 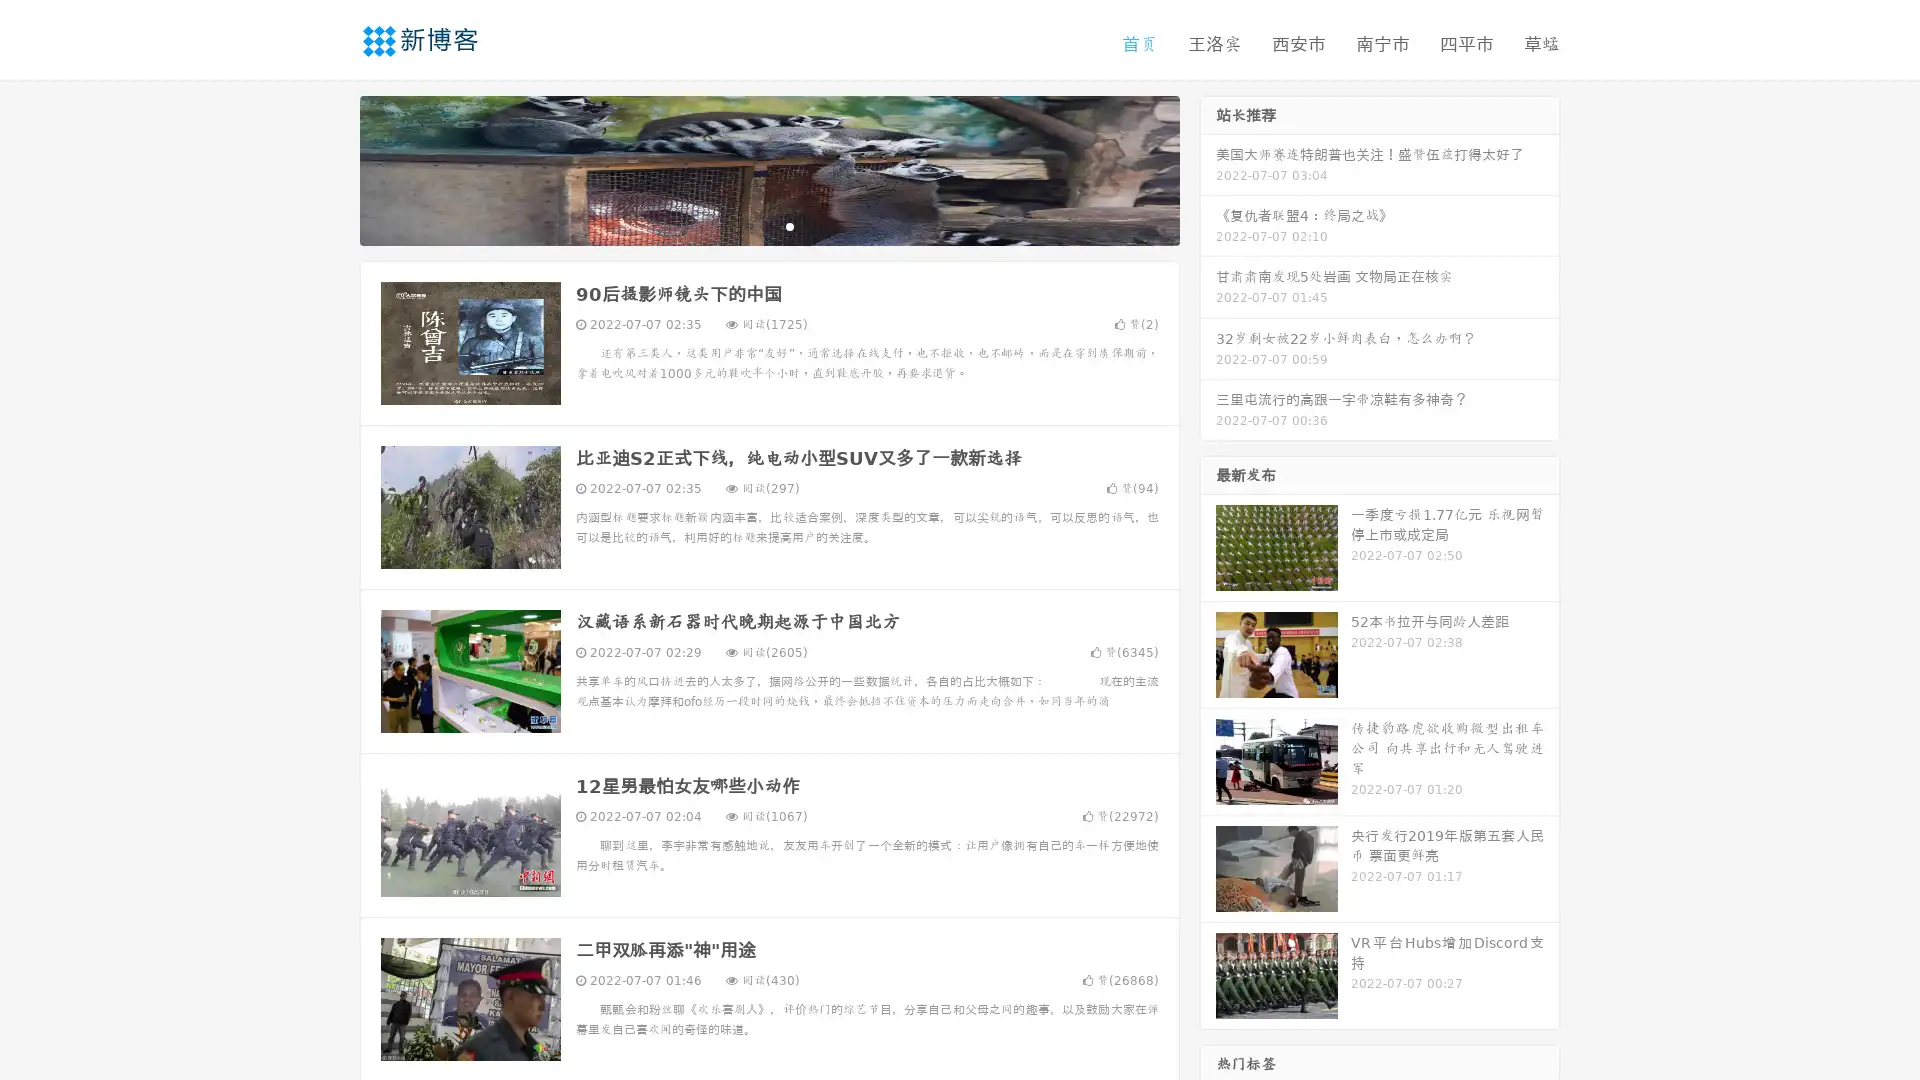 I want to click on Go to slide 2, so click(x=768, y=225).